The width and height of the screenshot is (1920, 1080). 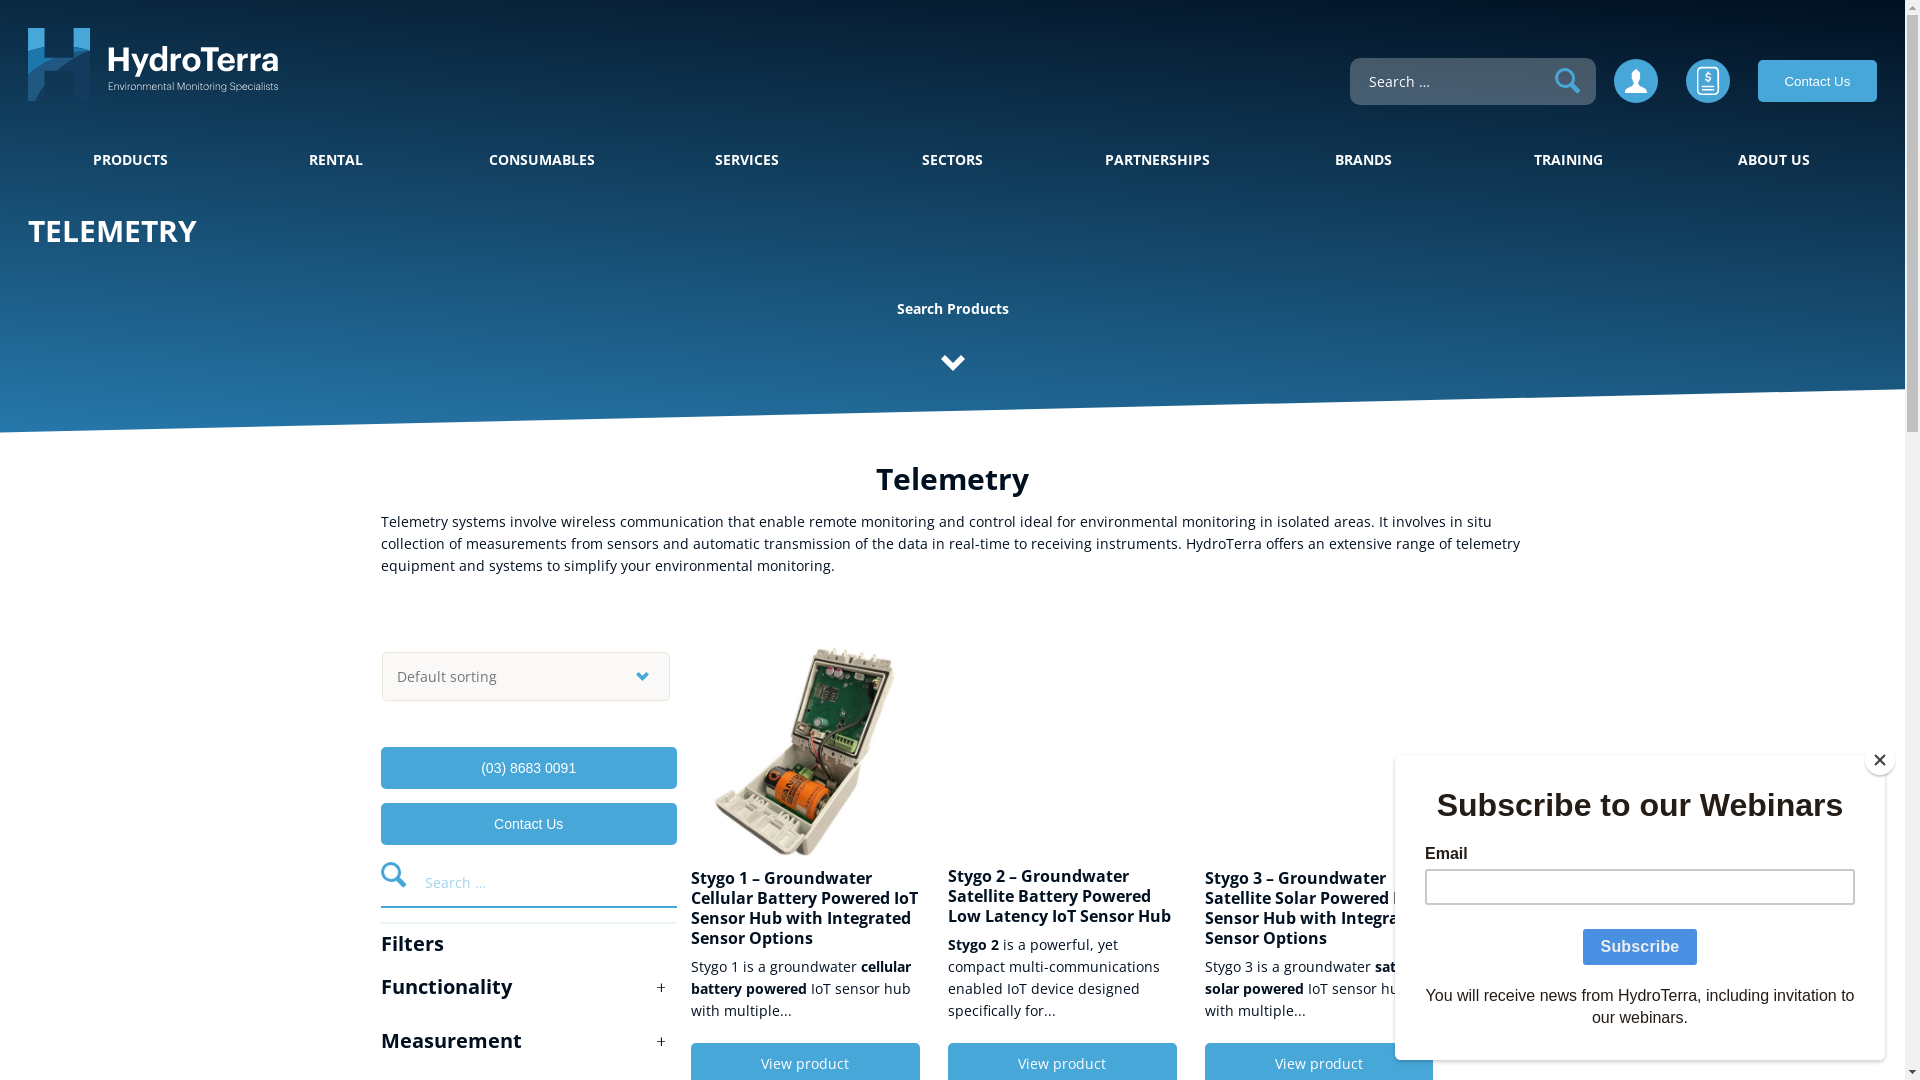 I want to click on 'BRANDS', so click(x=1362, y=158).